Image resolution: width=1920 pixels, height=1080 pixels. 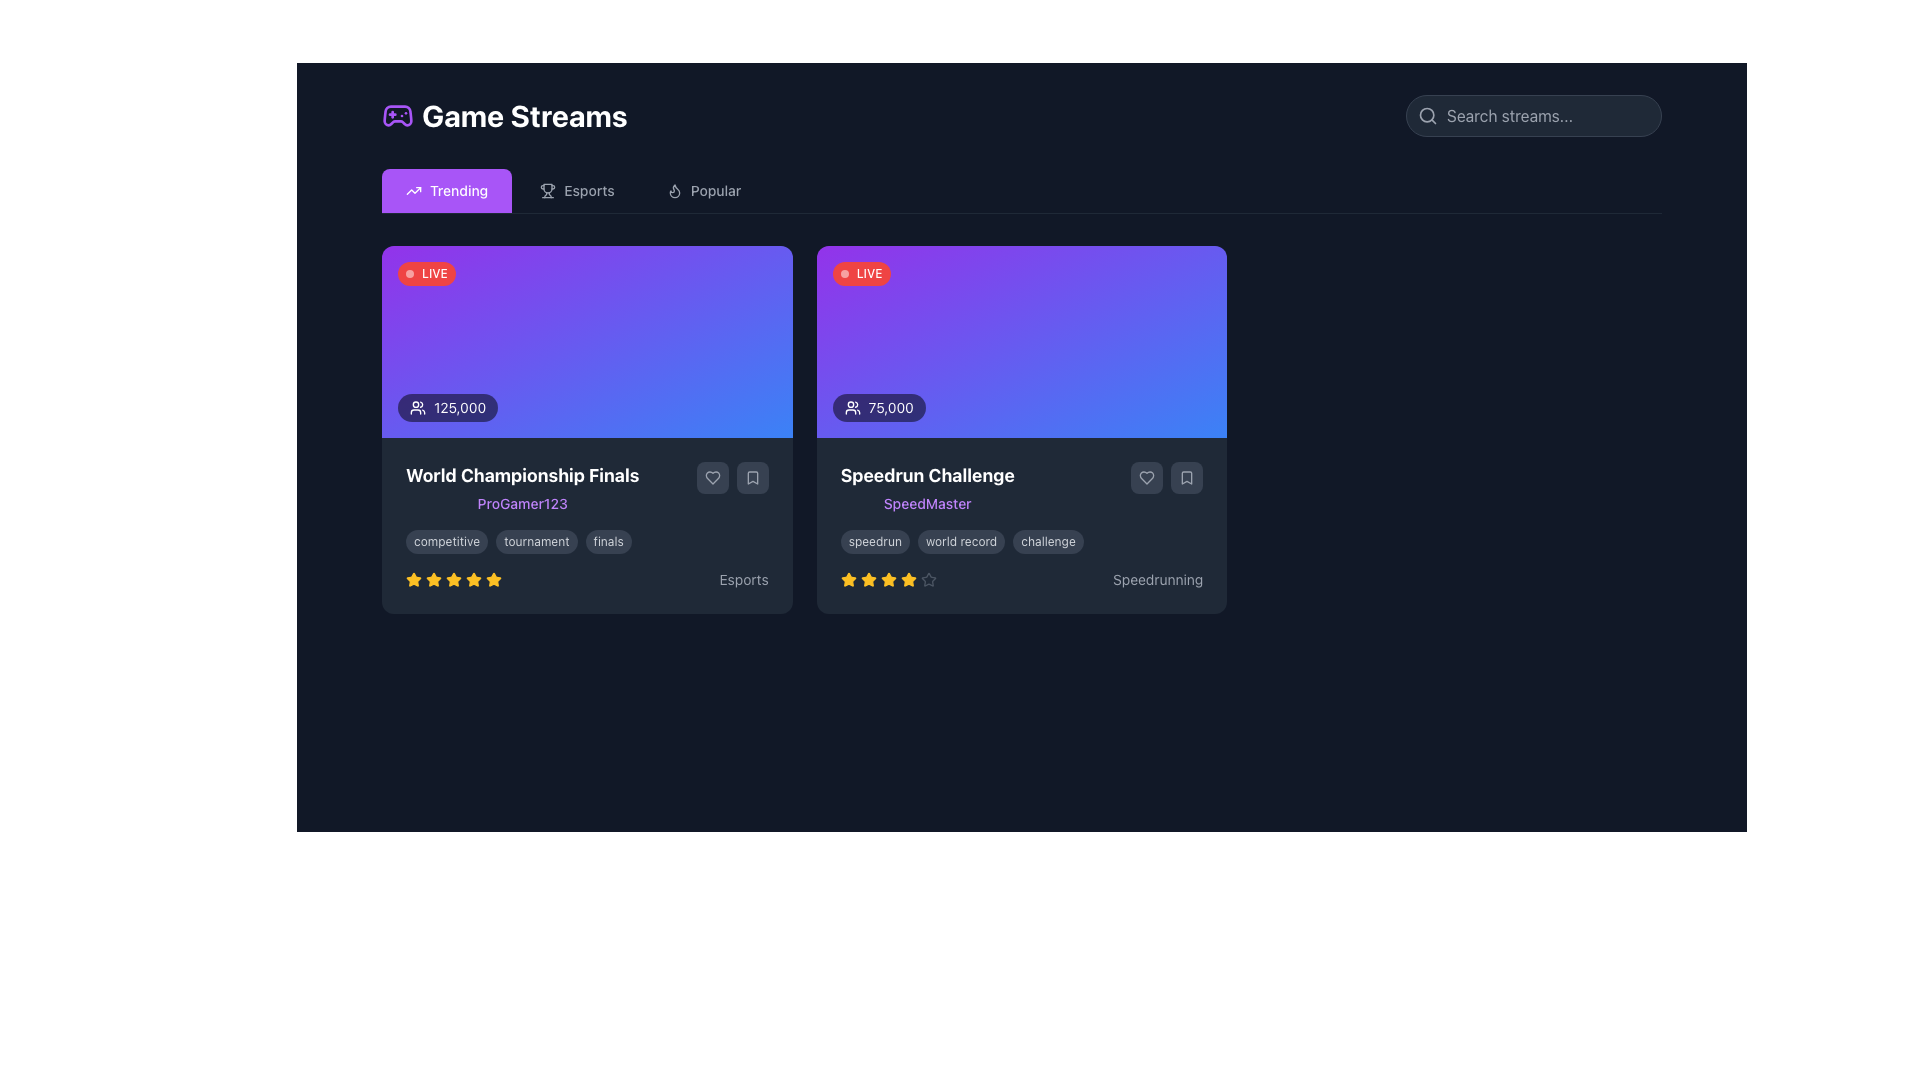 What do you see at coordinates (887, 579) in the screenshot?
I see `the third golden star icon in the horizontal arrangement of five stars located below the 'Speedrun Challenge' section` at bounding box center [887, 579].